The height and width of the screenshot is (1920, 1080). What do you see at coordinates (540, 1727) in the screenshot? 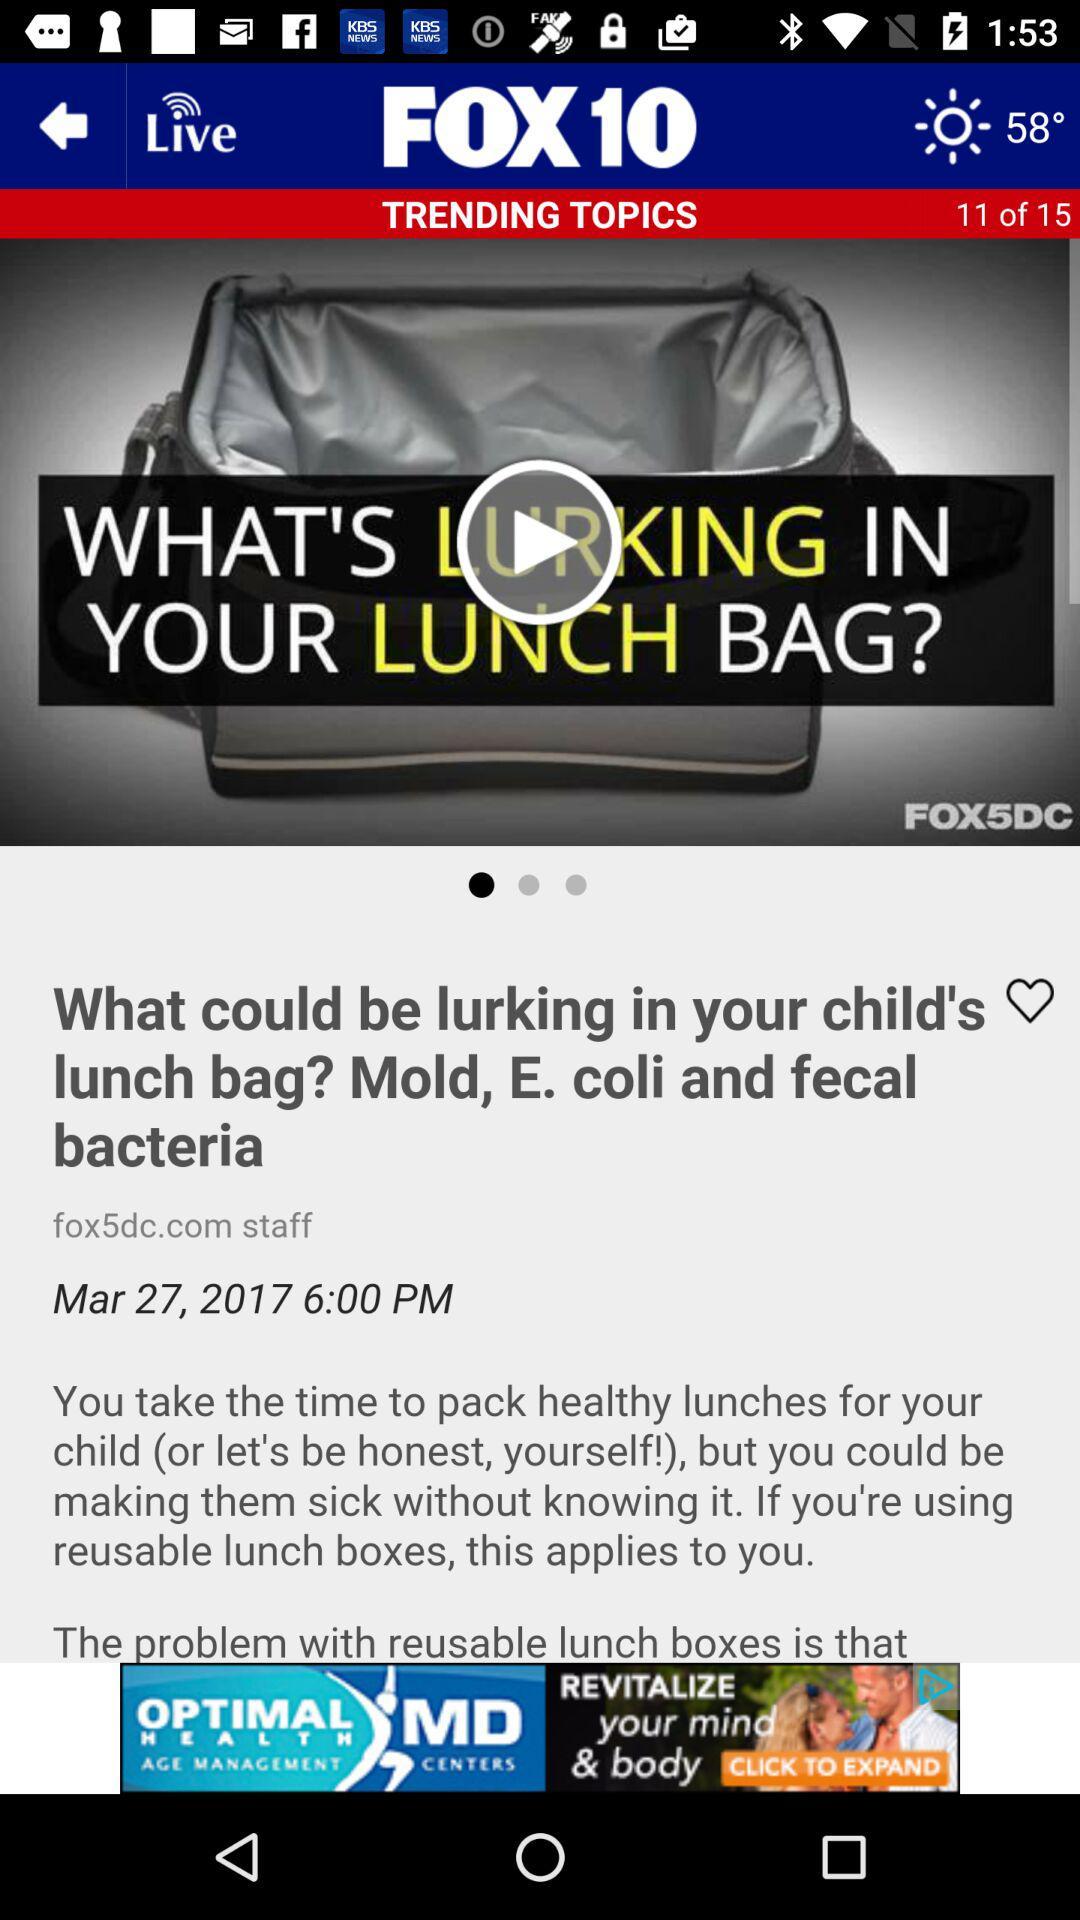
I see `adventisment` at bounding box center [540, 1727].